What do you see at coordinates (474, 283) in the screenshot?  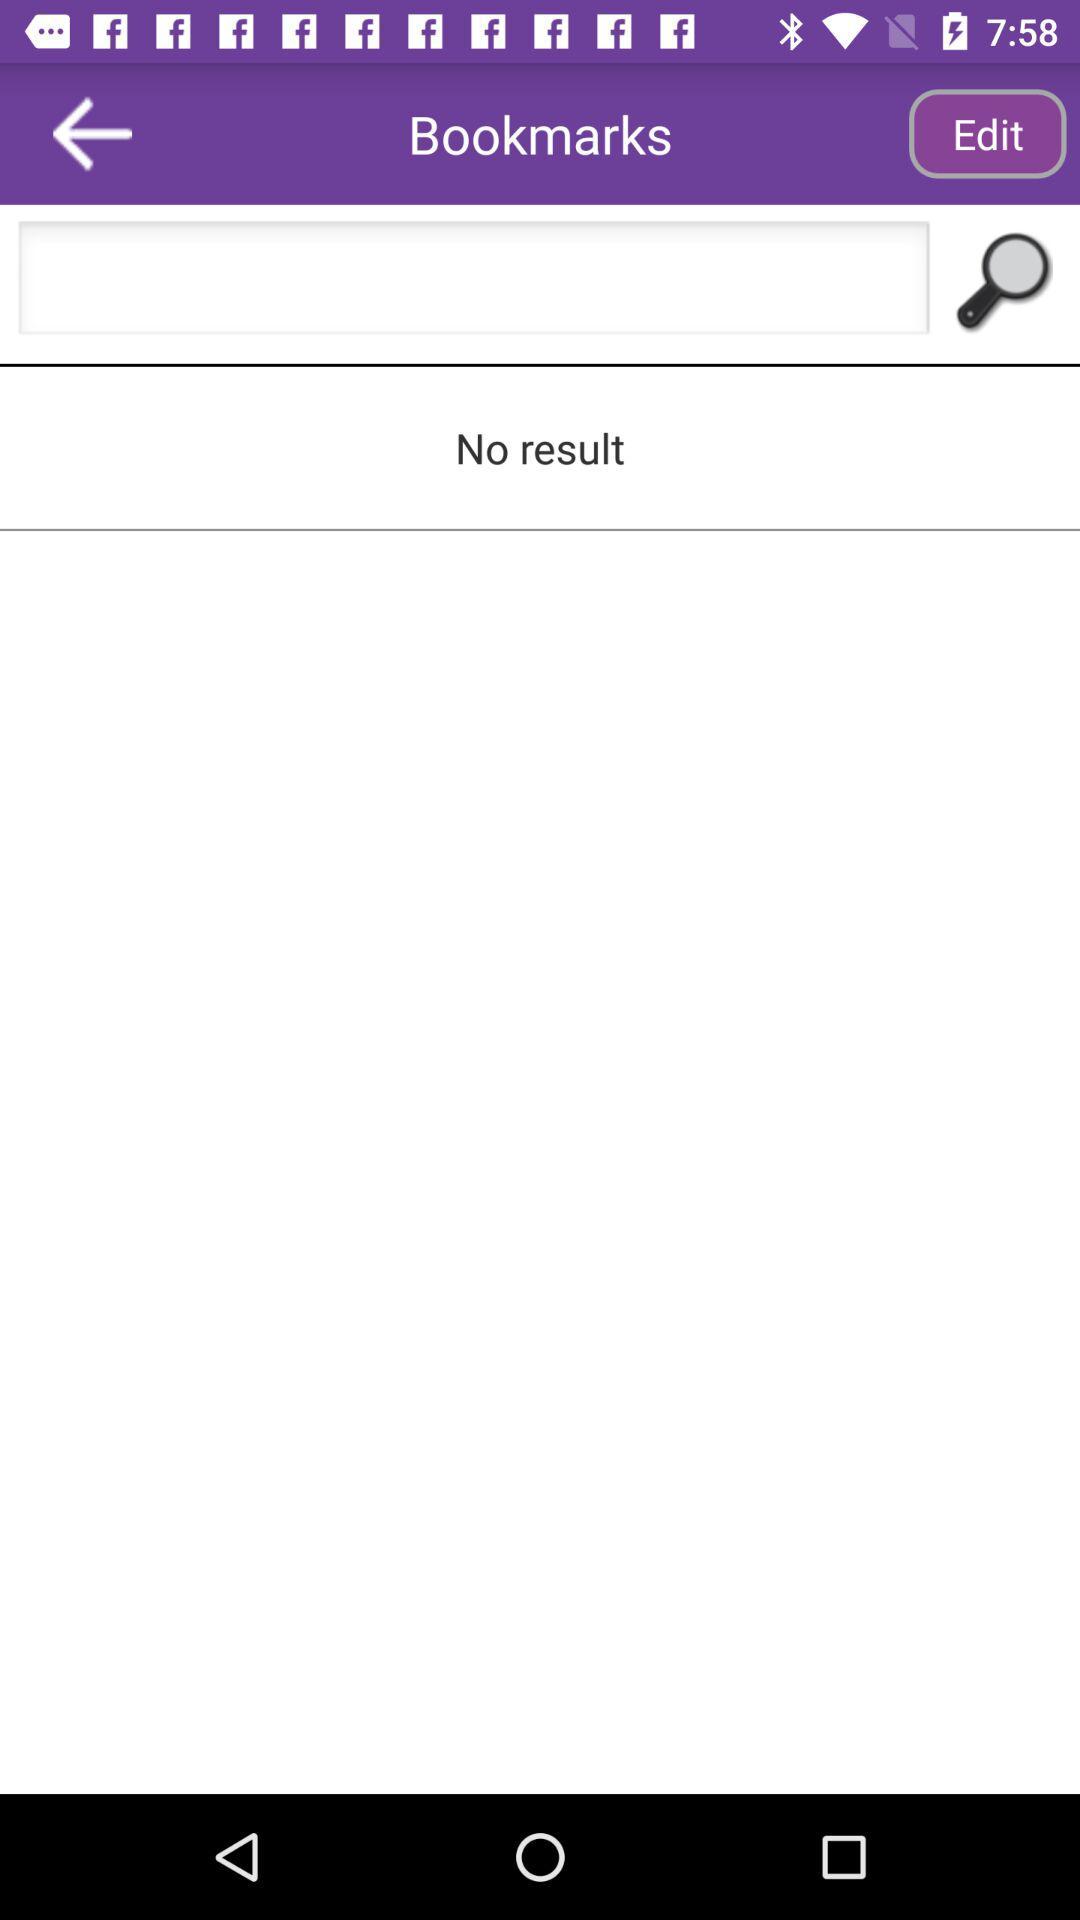 I see `write search terms` at bounding box center [474, 283].